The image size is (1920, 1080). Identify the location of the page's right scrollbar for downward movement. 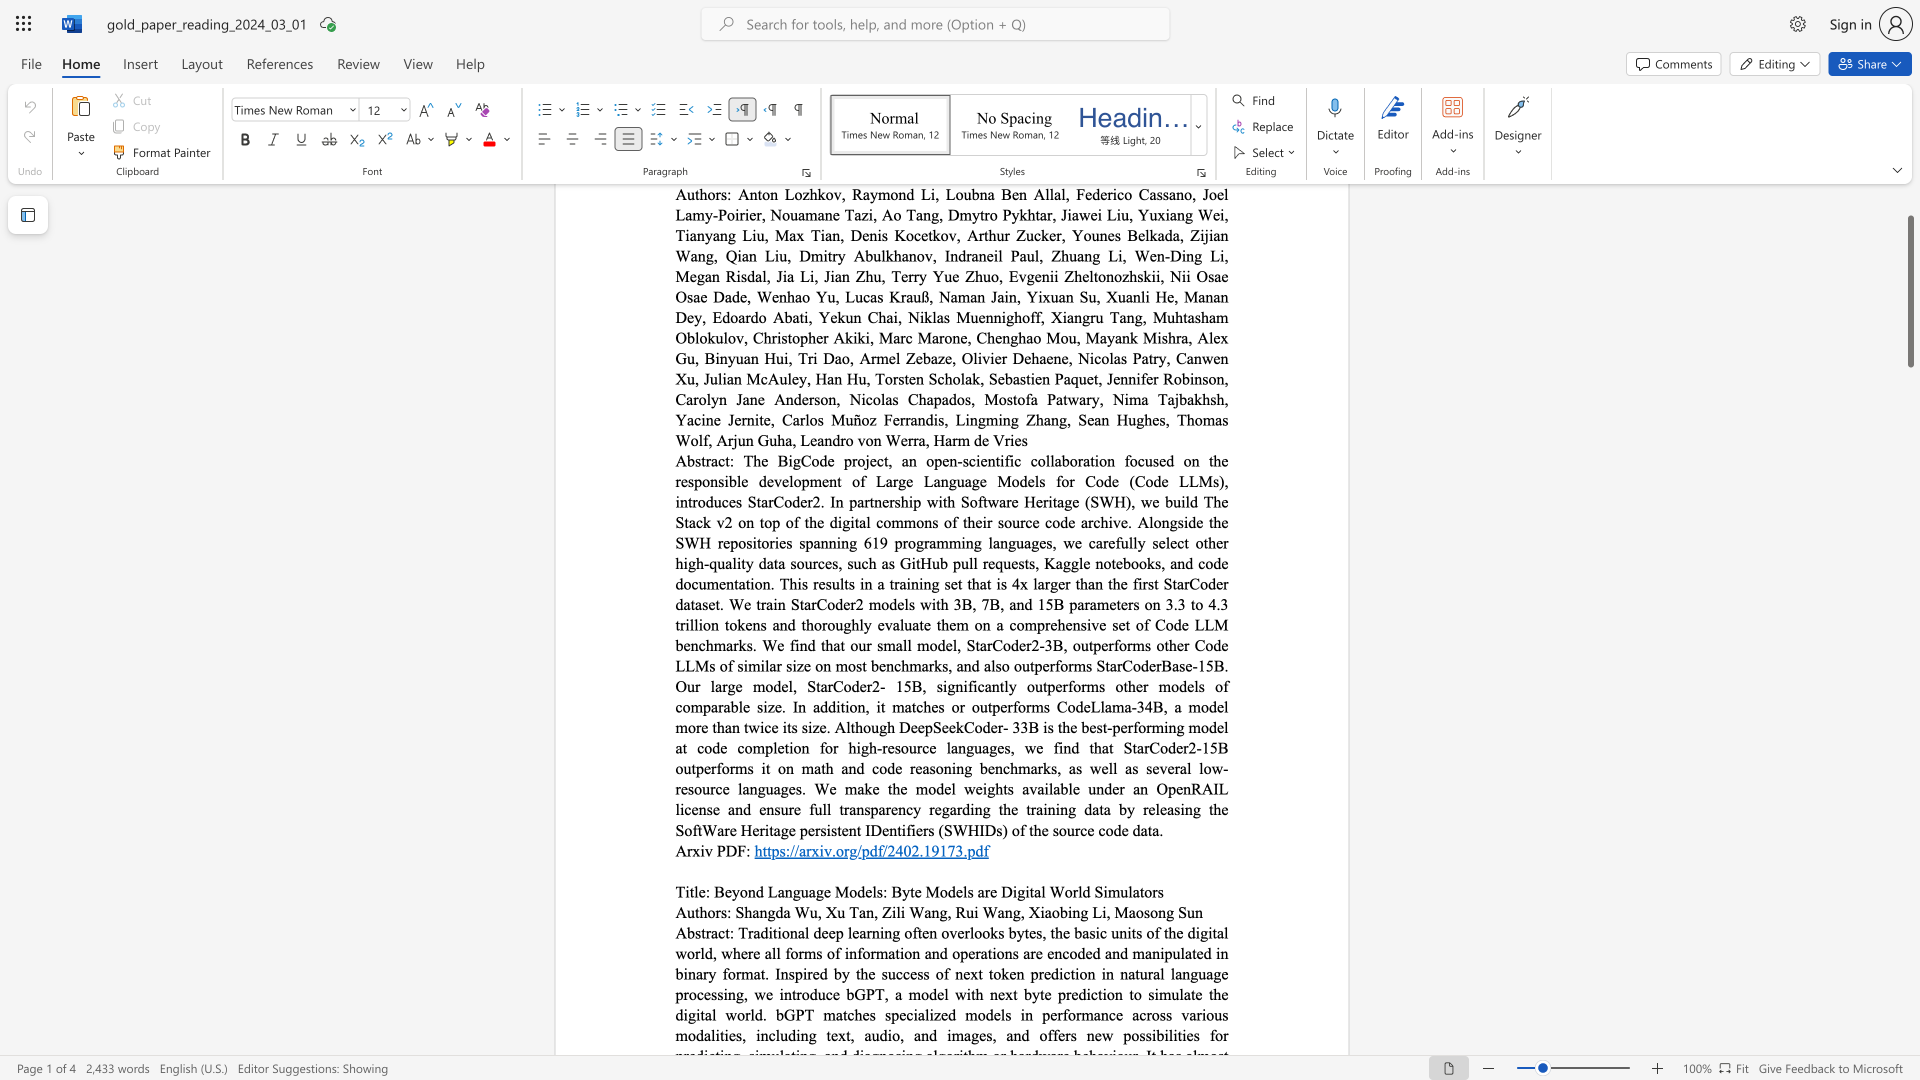
(1909, 579).